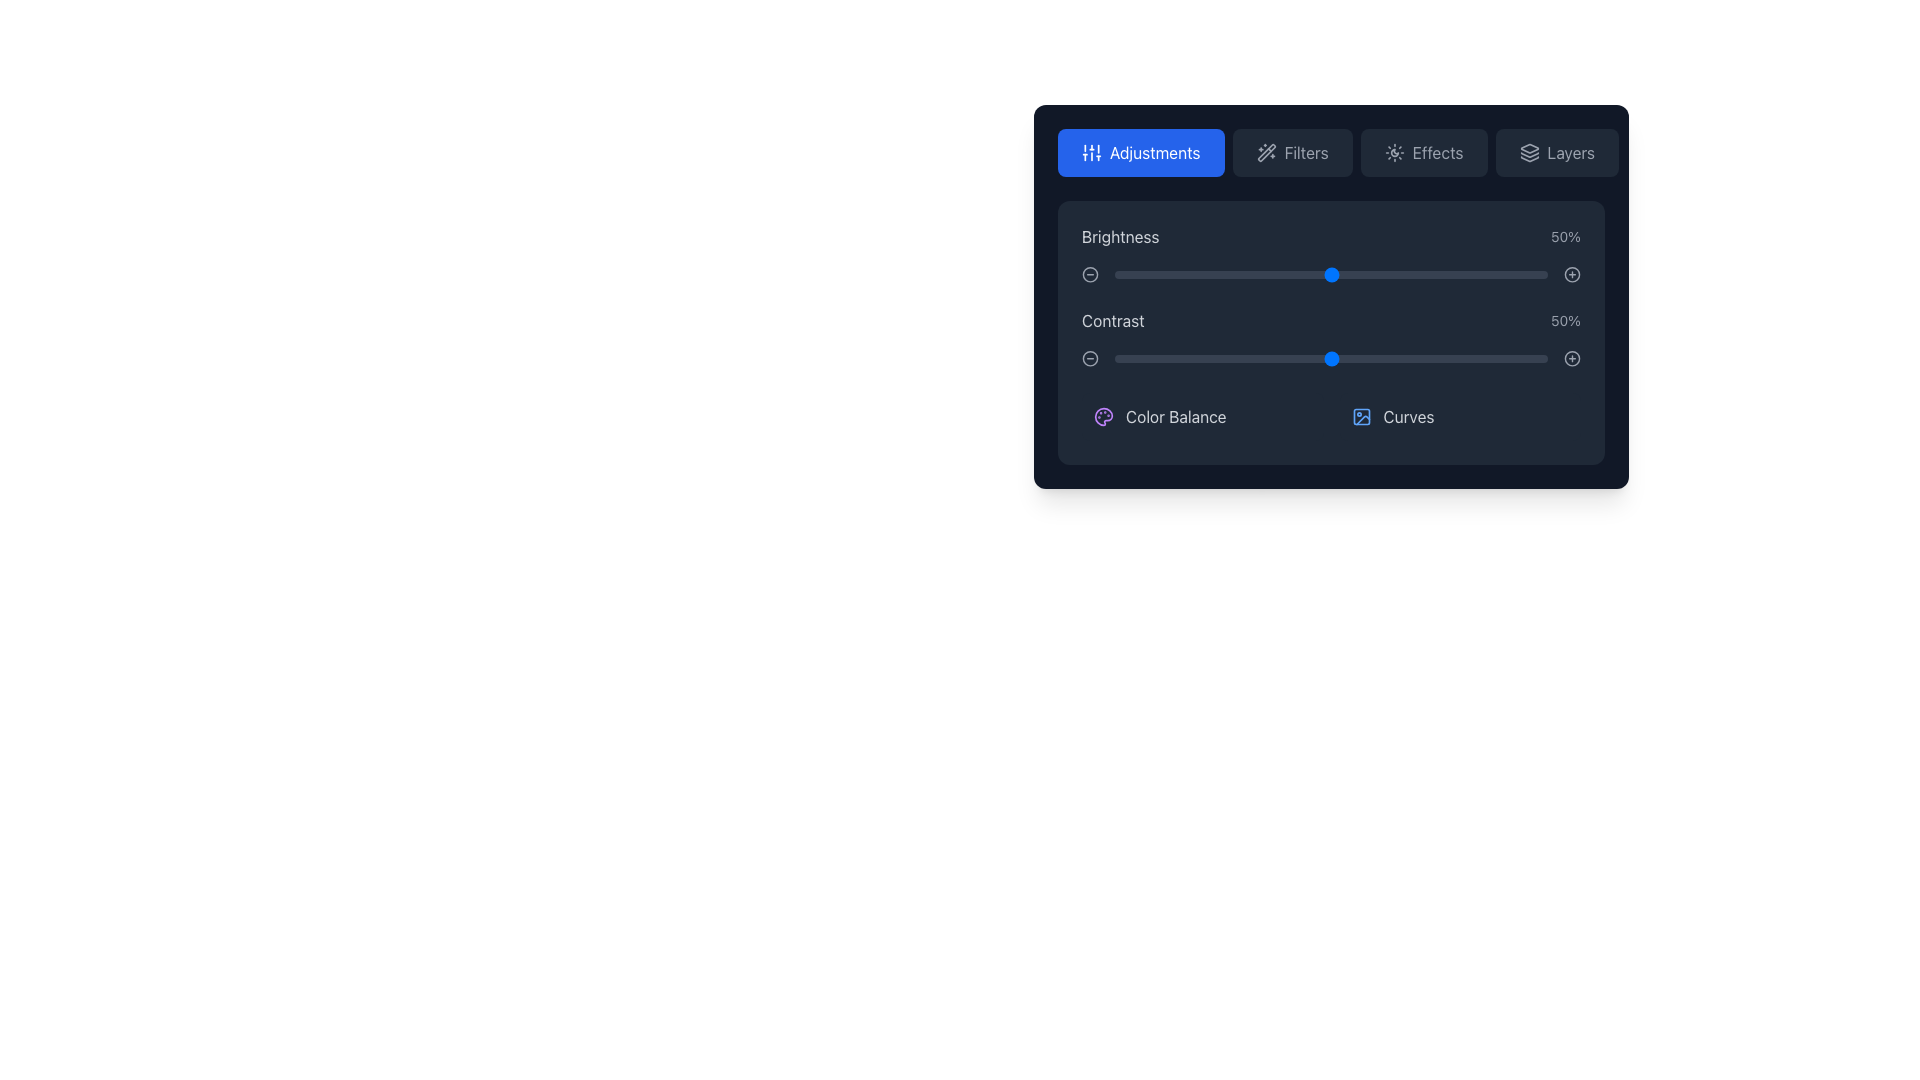  Describe the element at coordinates (1482, 274) in the screenshot. I see `brightness` at that location.